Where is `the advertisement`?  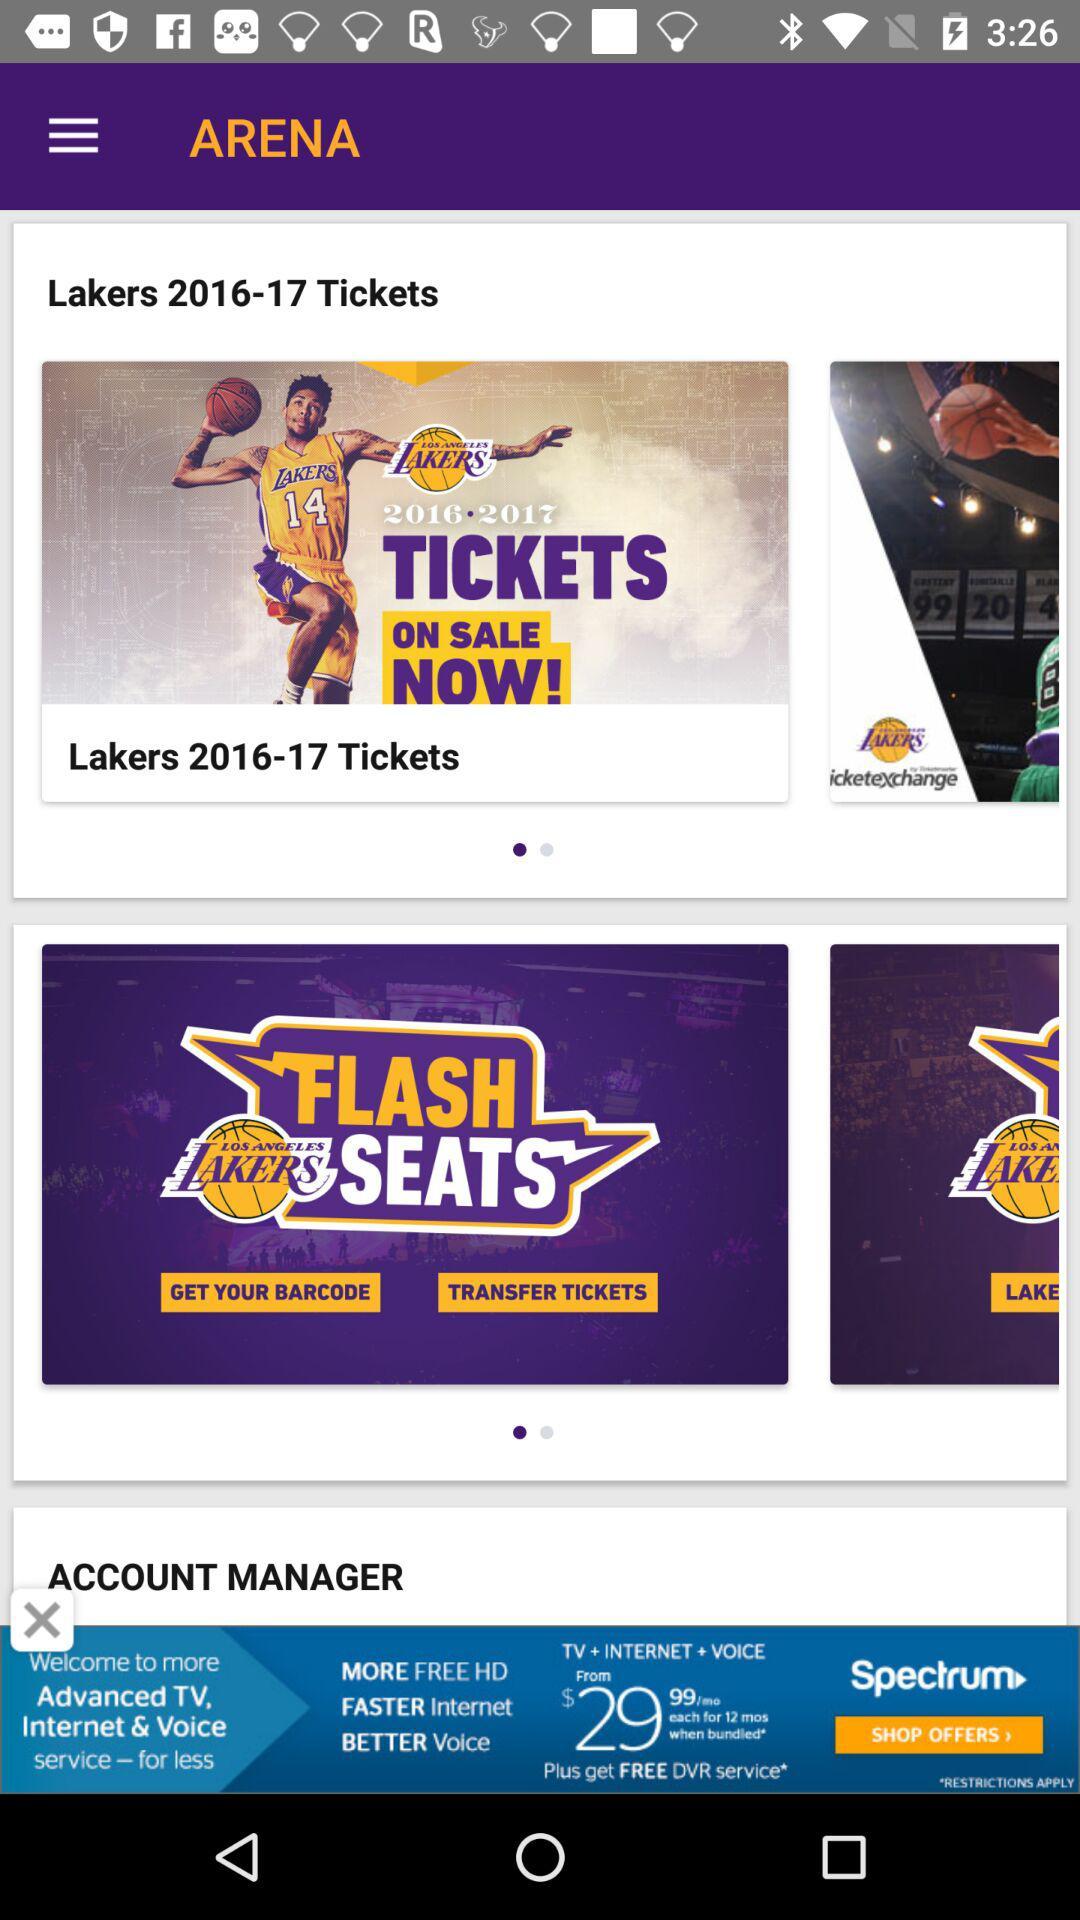
the advertisement is located at coordinates (42, 1620).